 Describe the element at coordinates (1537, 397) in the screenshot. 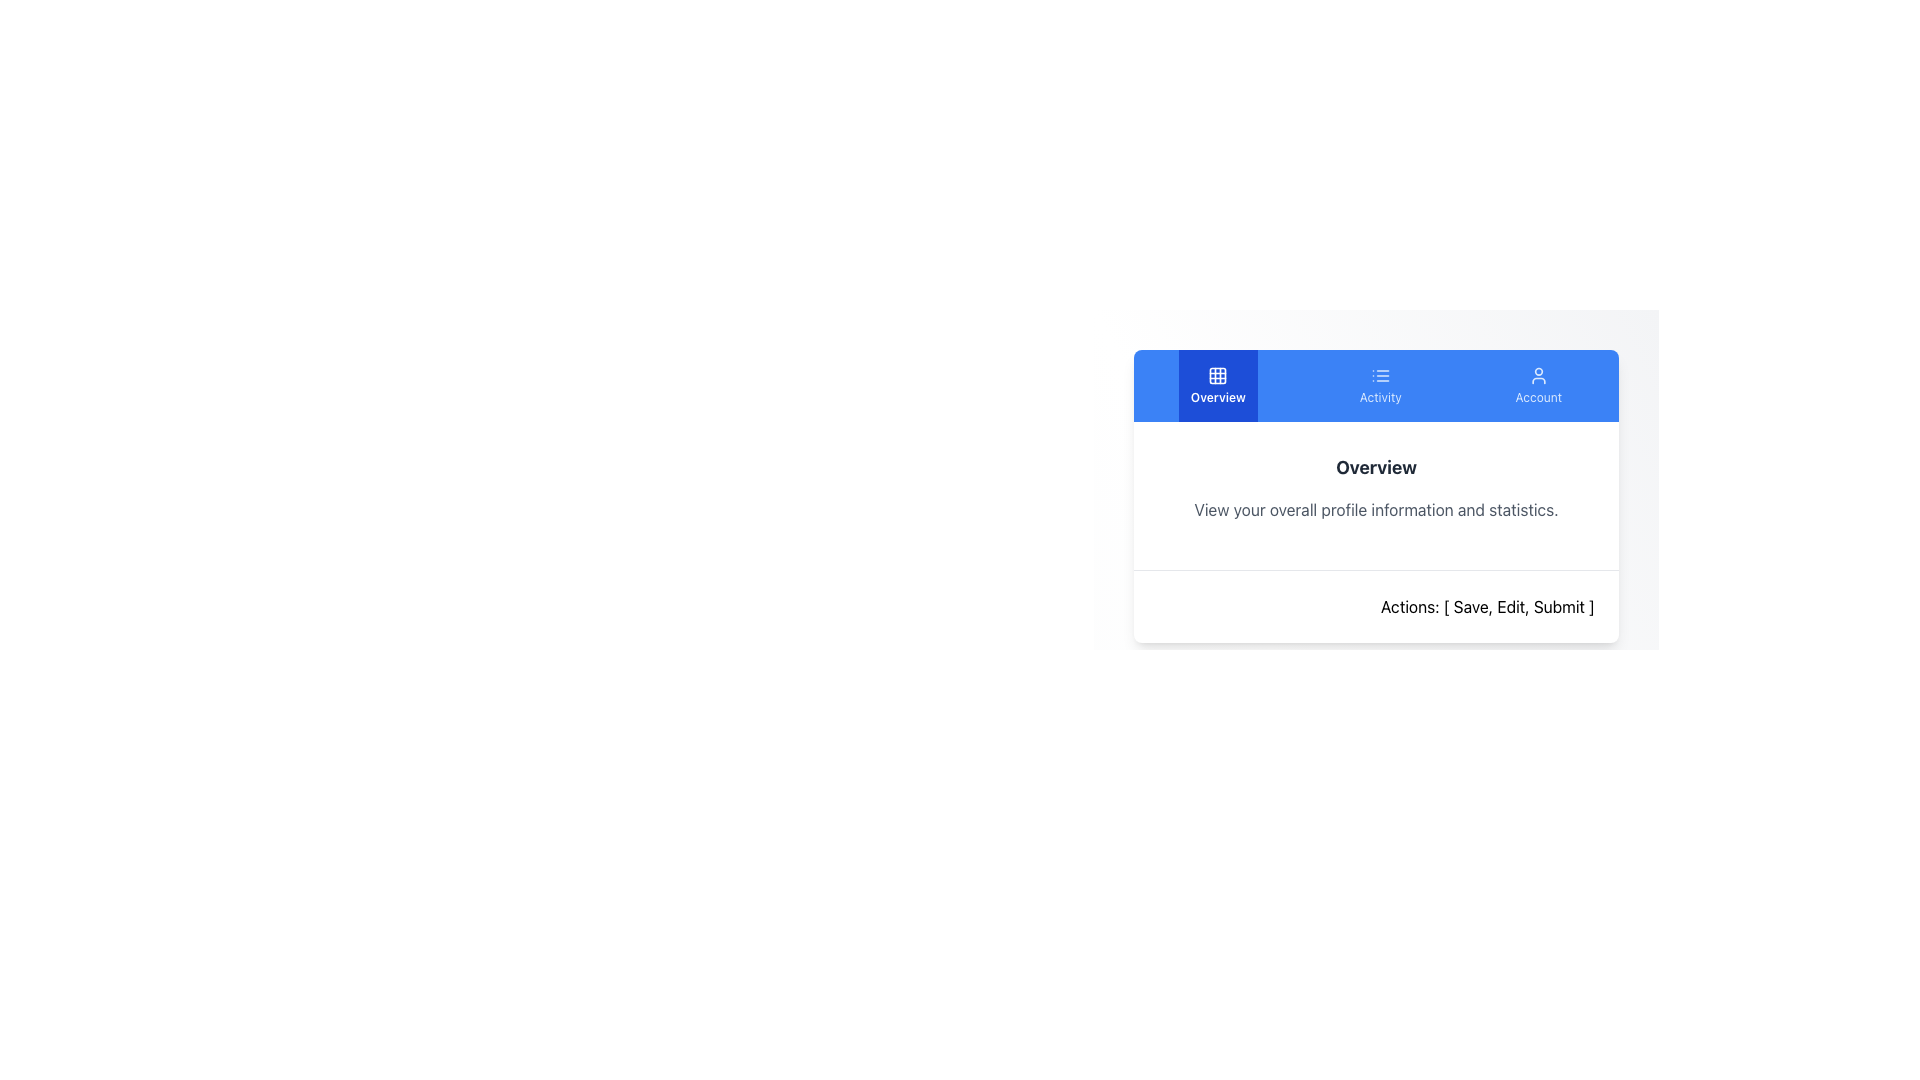

I see `the 'Account' text label located beneath the user profile icon in the blue navigation bar at the top-right segment of the interface` at that location.